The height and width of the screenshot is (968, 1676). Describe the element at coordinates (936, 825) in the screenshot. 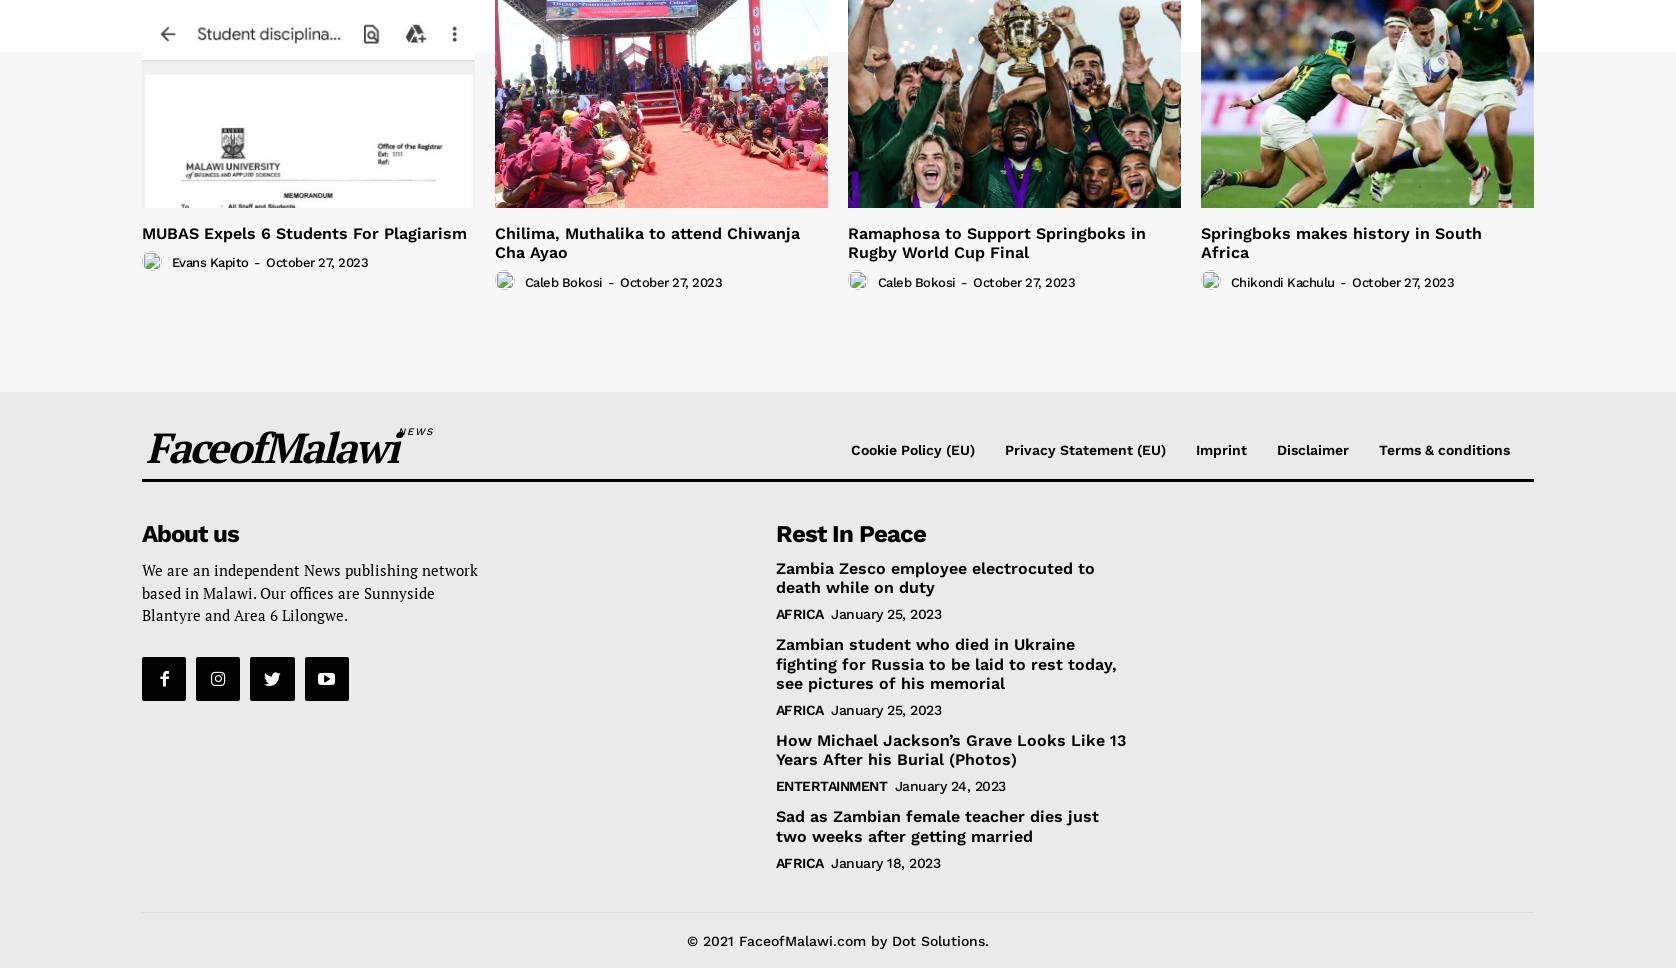

I see `'Sad as Zambian female teacher dies just two weeks after getting married'` at that location.